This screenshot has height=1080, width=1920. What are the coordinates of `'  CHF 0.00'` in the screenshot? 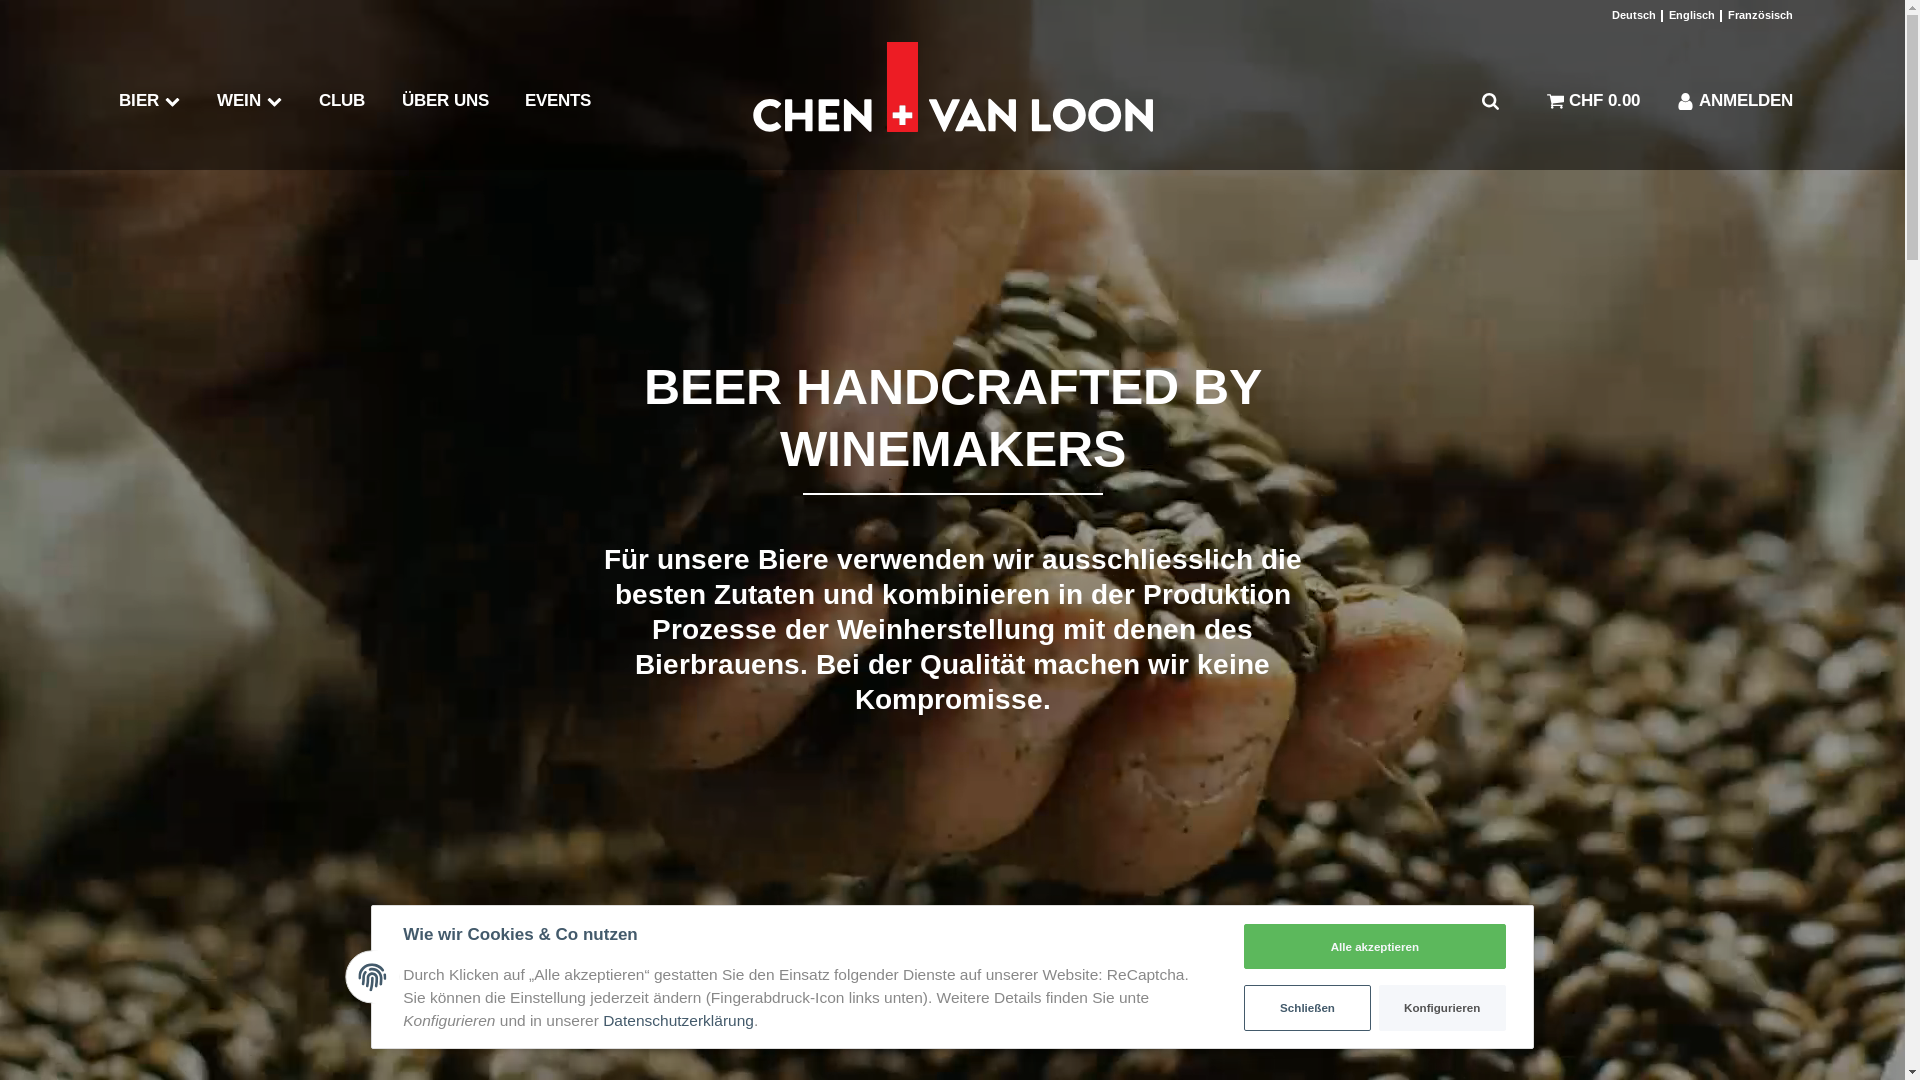 It's located at (1592, 101).